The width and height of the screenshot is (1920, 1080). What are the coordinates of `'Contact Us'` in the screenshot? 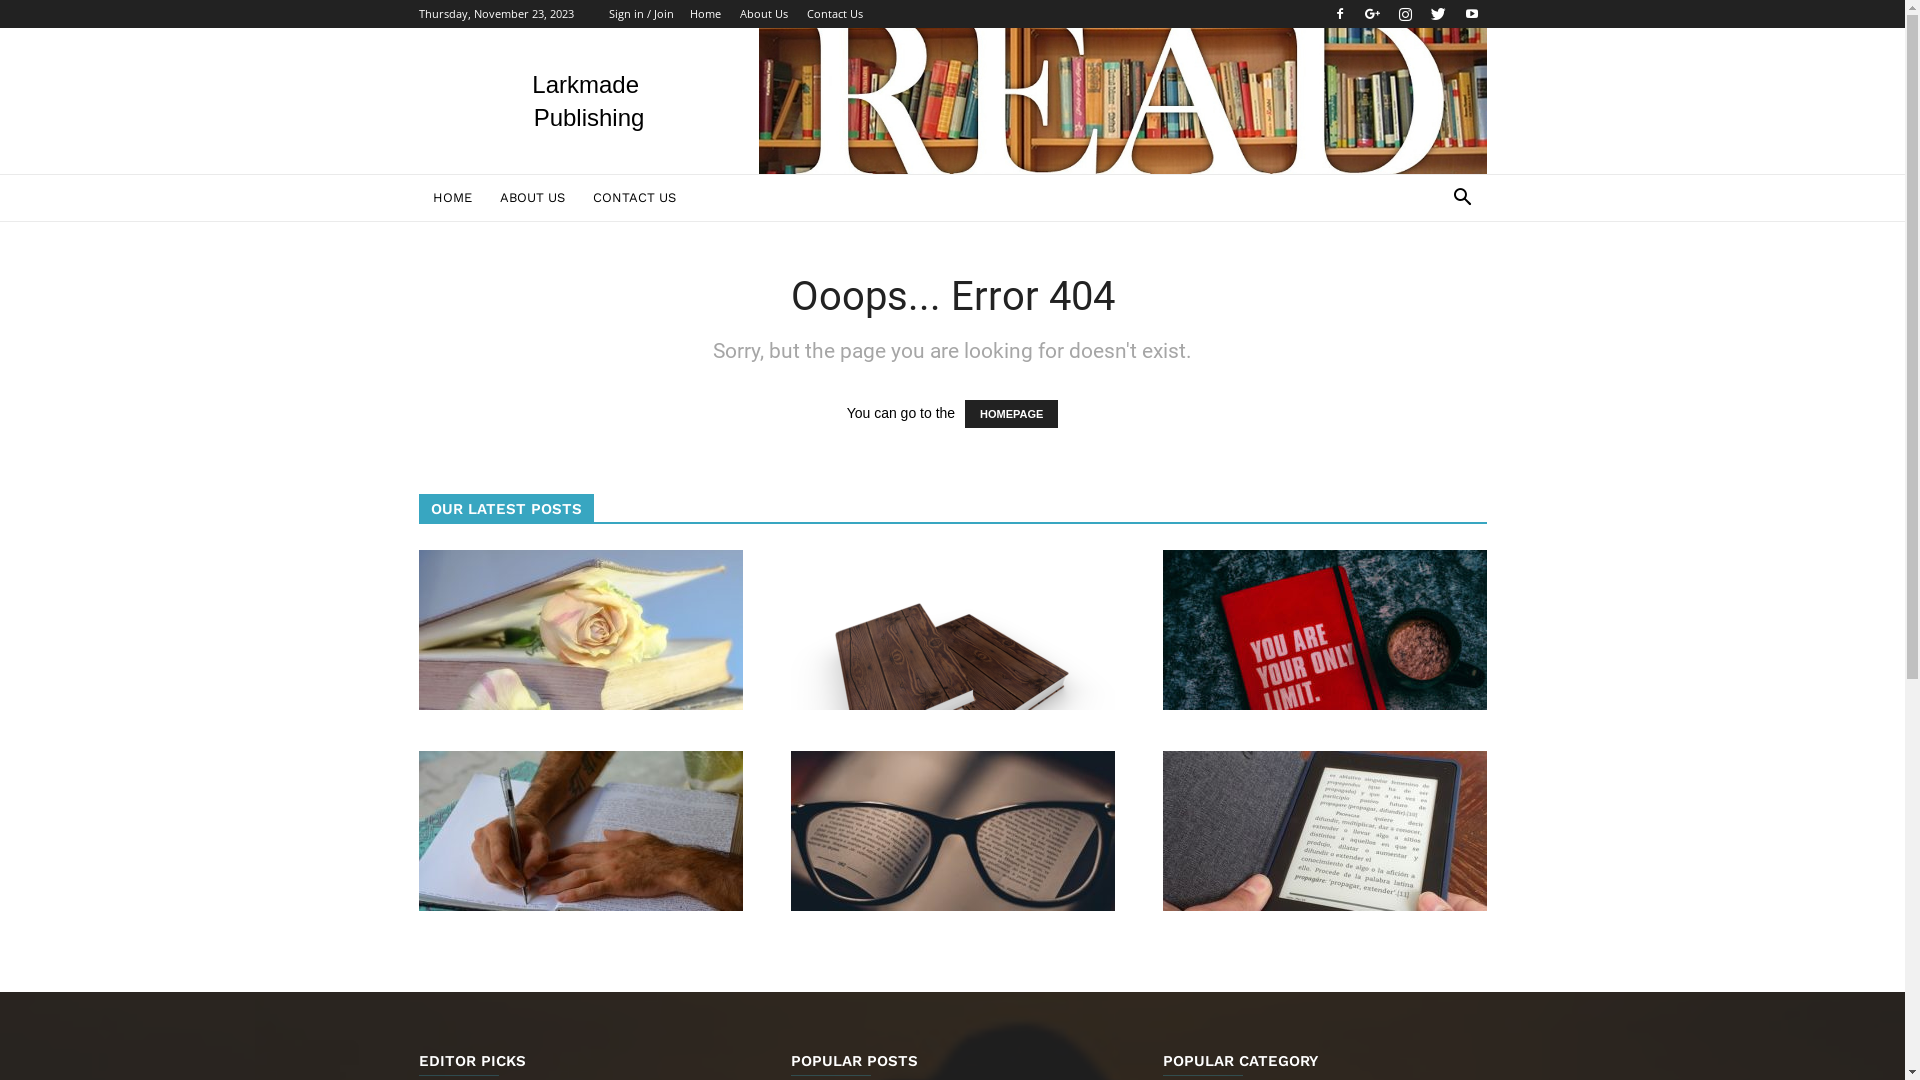 It's located at (834, 13).